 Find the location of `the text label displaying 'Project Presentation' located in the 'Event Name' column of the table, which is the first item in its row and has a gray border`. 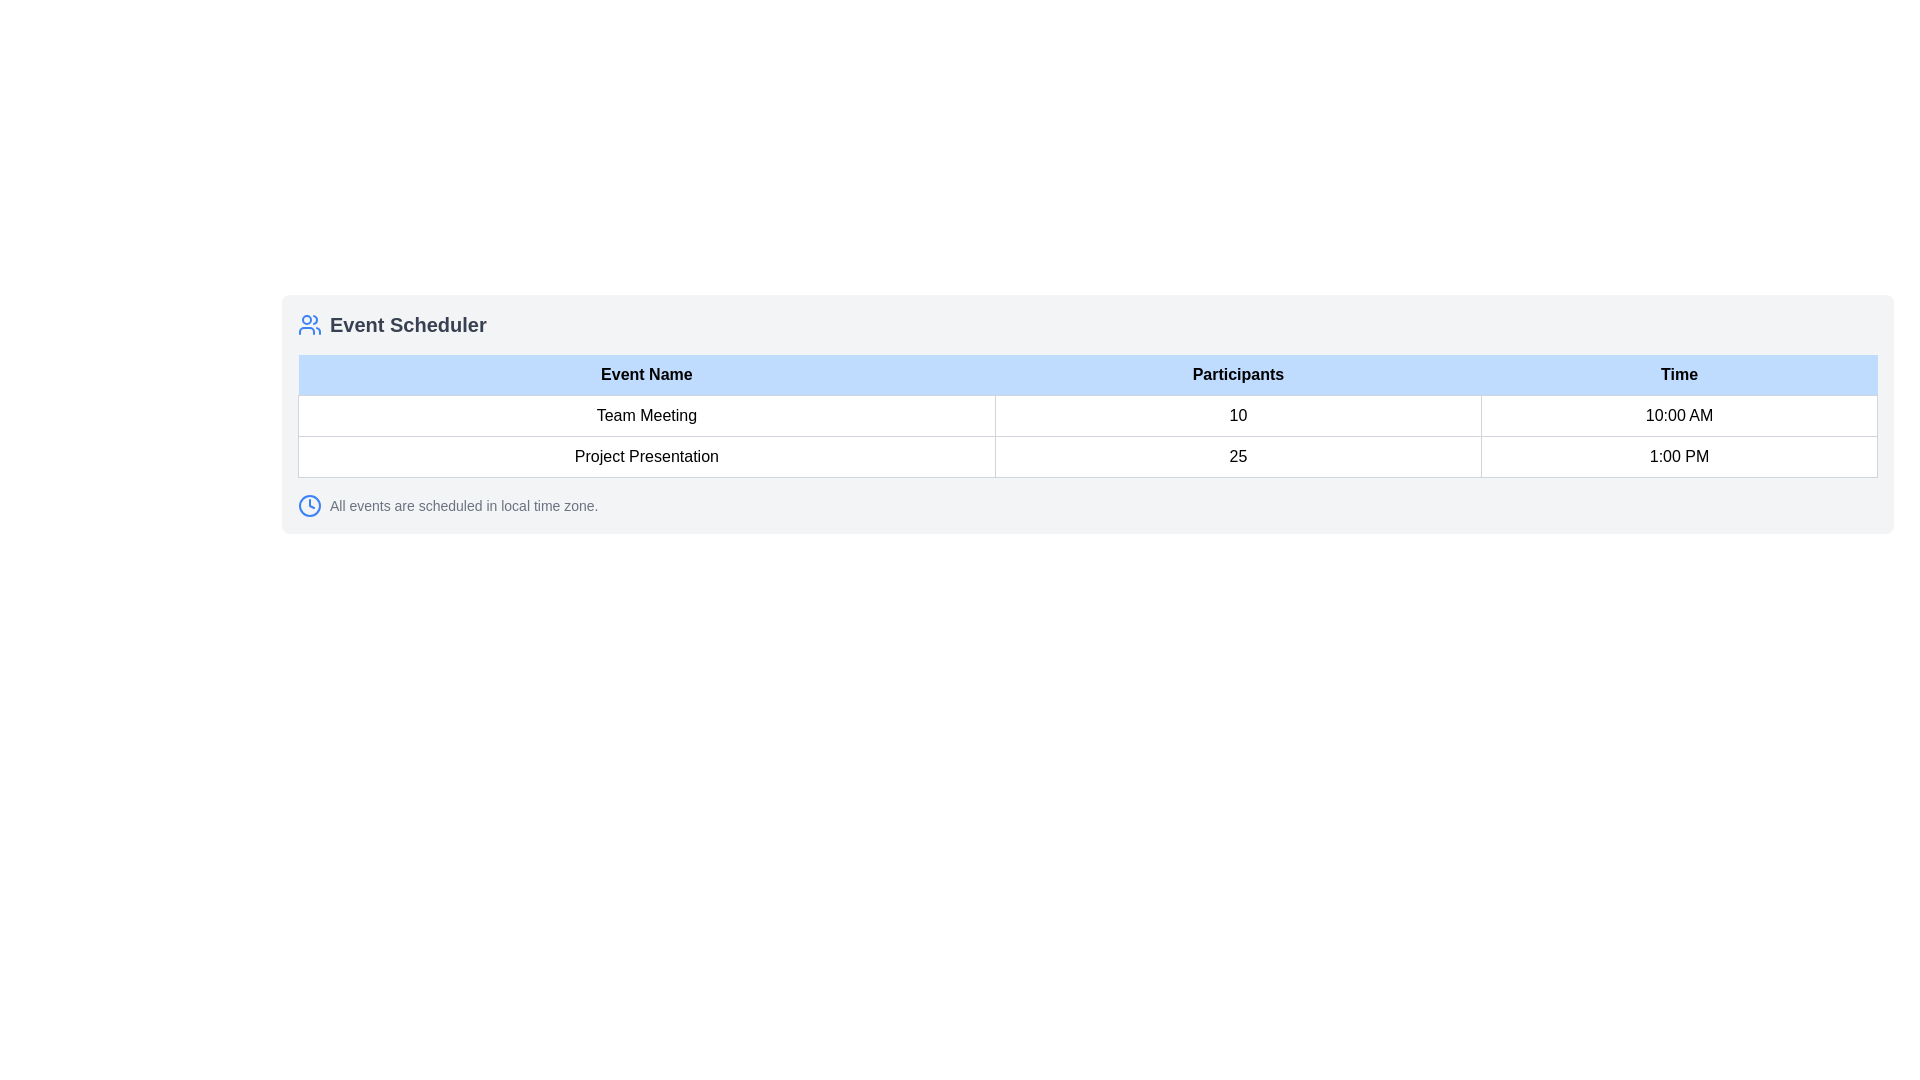

the text label displaying 'Project Presentation' located in the 'Event Name' column of the table, which is the first item in its row and has a gray border is located at coordinates (646, 456).